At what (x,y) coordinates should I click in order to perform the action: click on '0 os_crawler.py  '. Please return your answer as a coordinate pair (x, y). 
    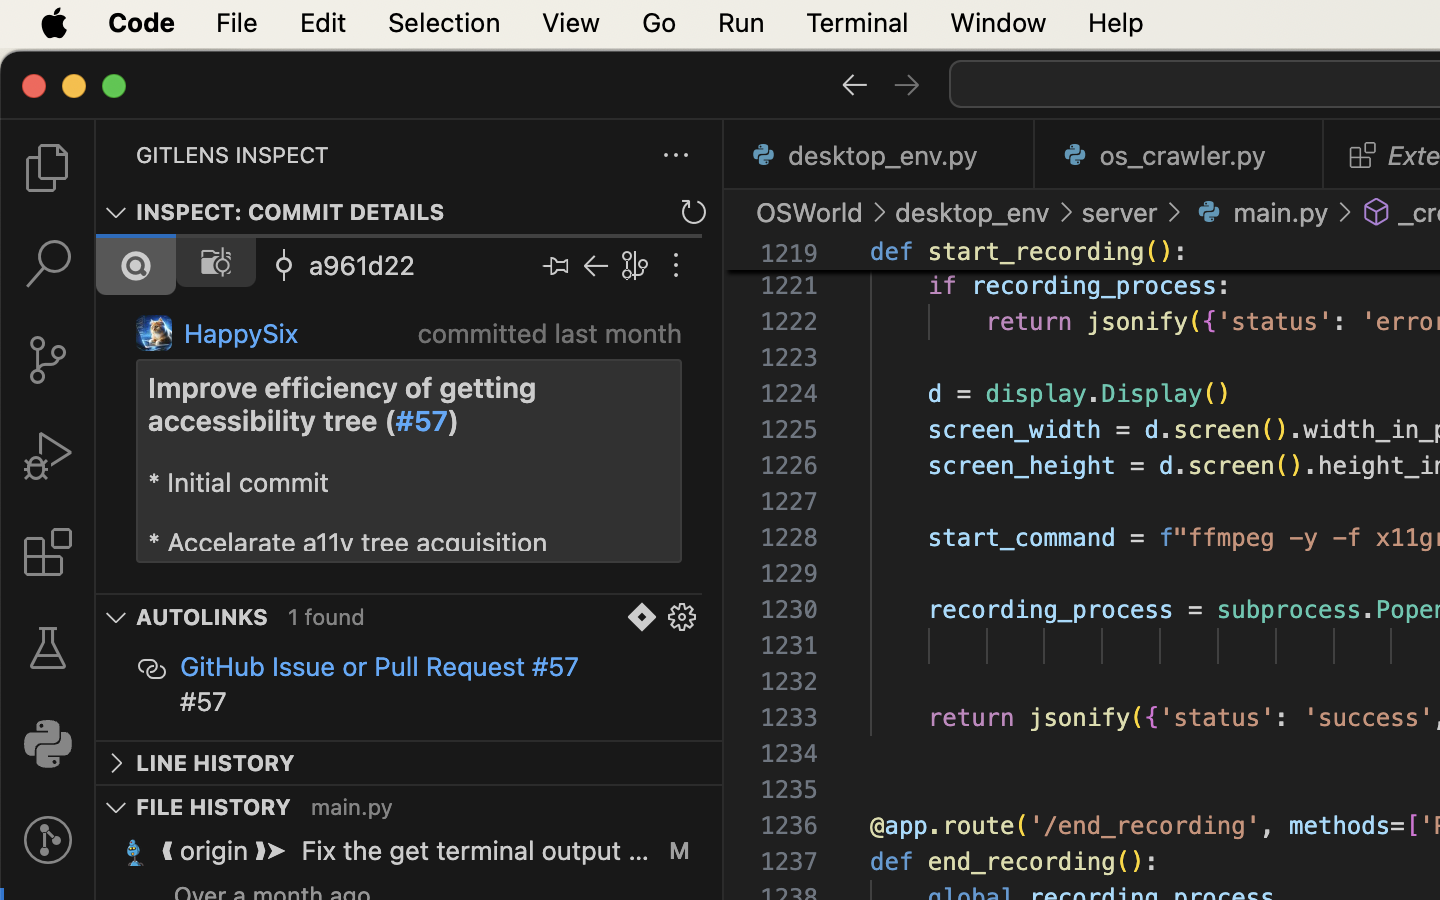
    Looking at the image, I should click on (1179, 154).